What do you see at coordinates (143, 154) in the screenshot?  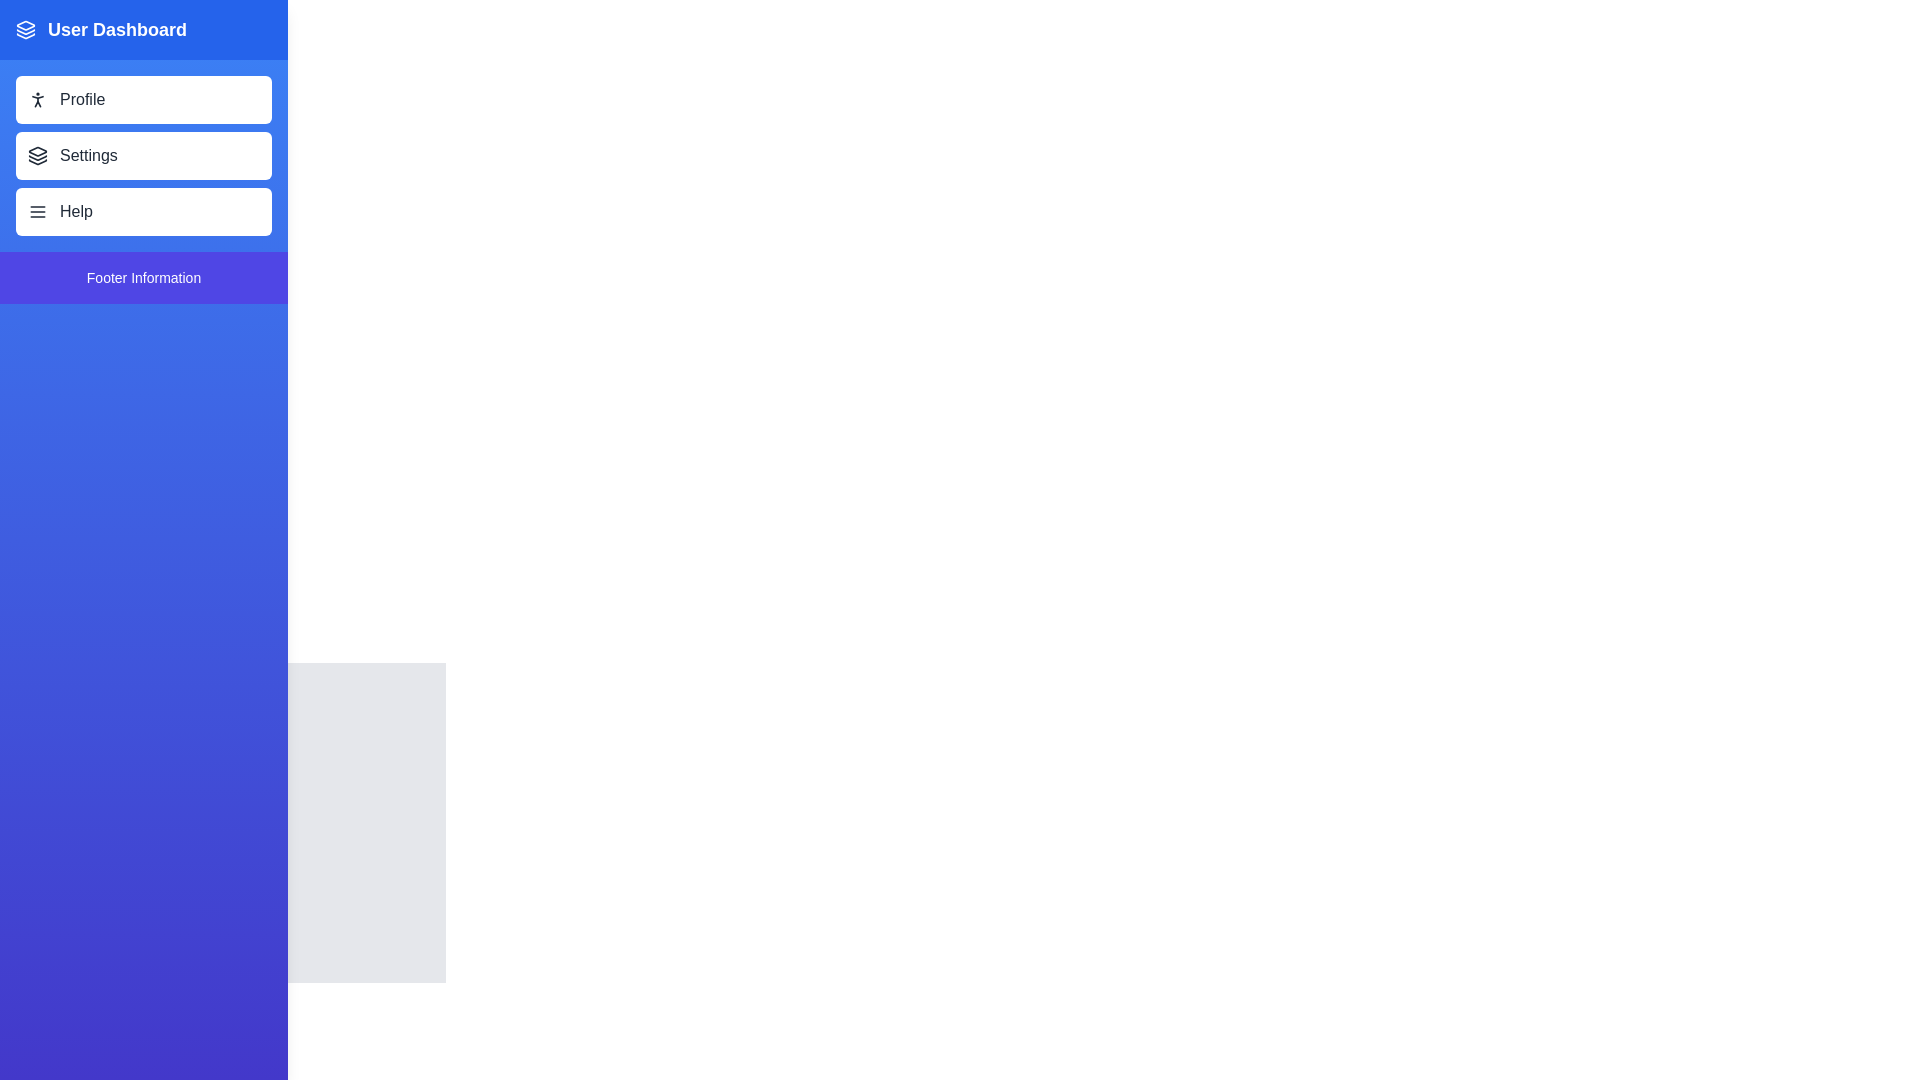 I see `the 'Settings' button located in the sidebar` at bounding box center [143, 154].